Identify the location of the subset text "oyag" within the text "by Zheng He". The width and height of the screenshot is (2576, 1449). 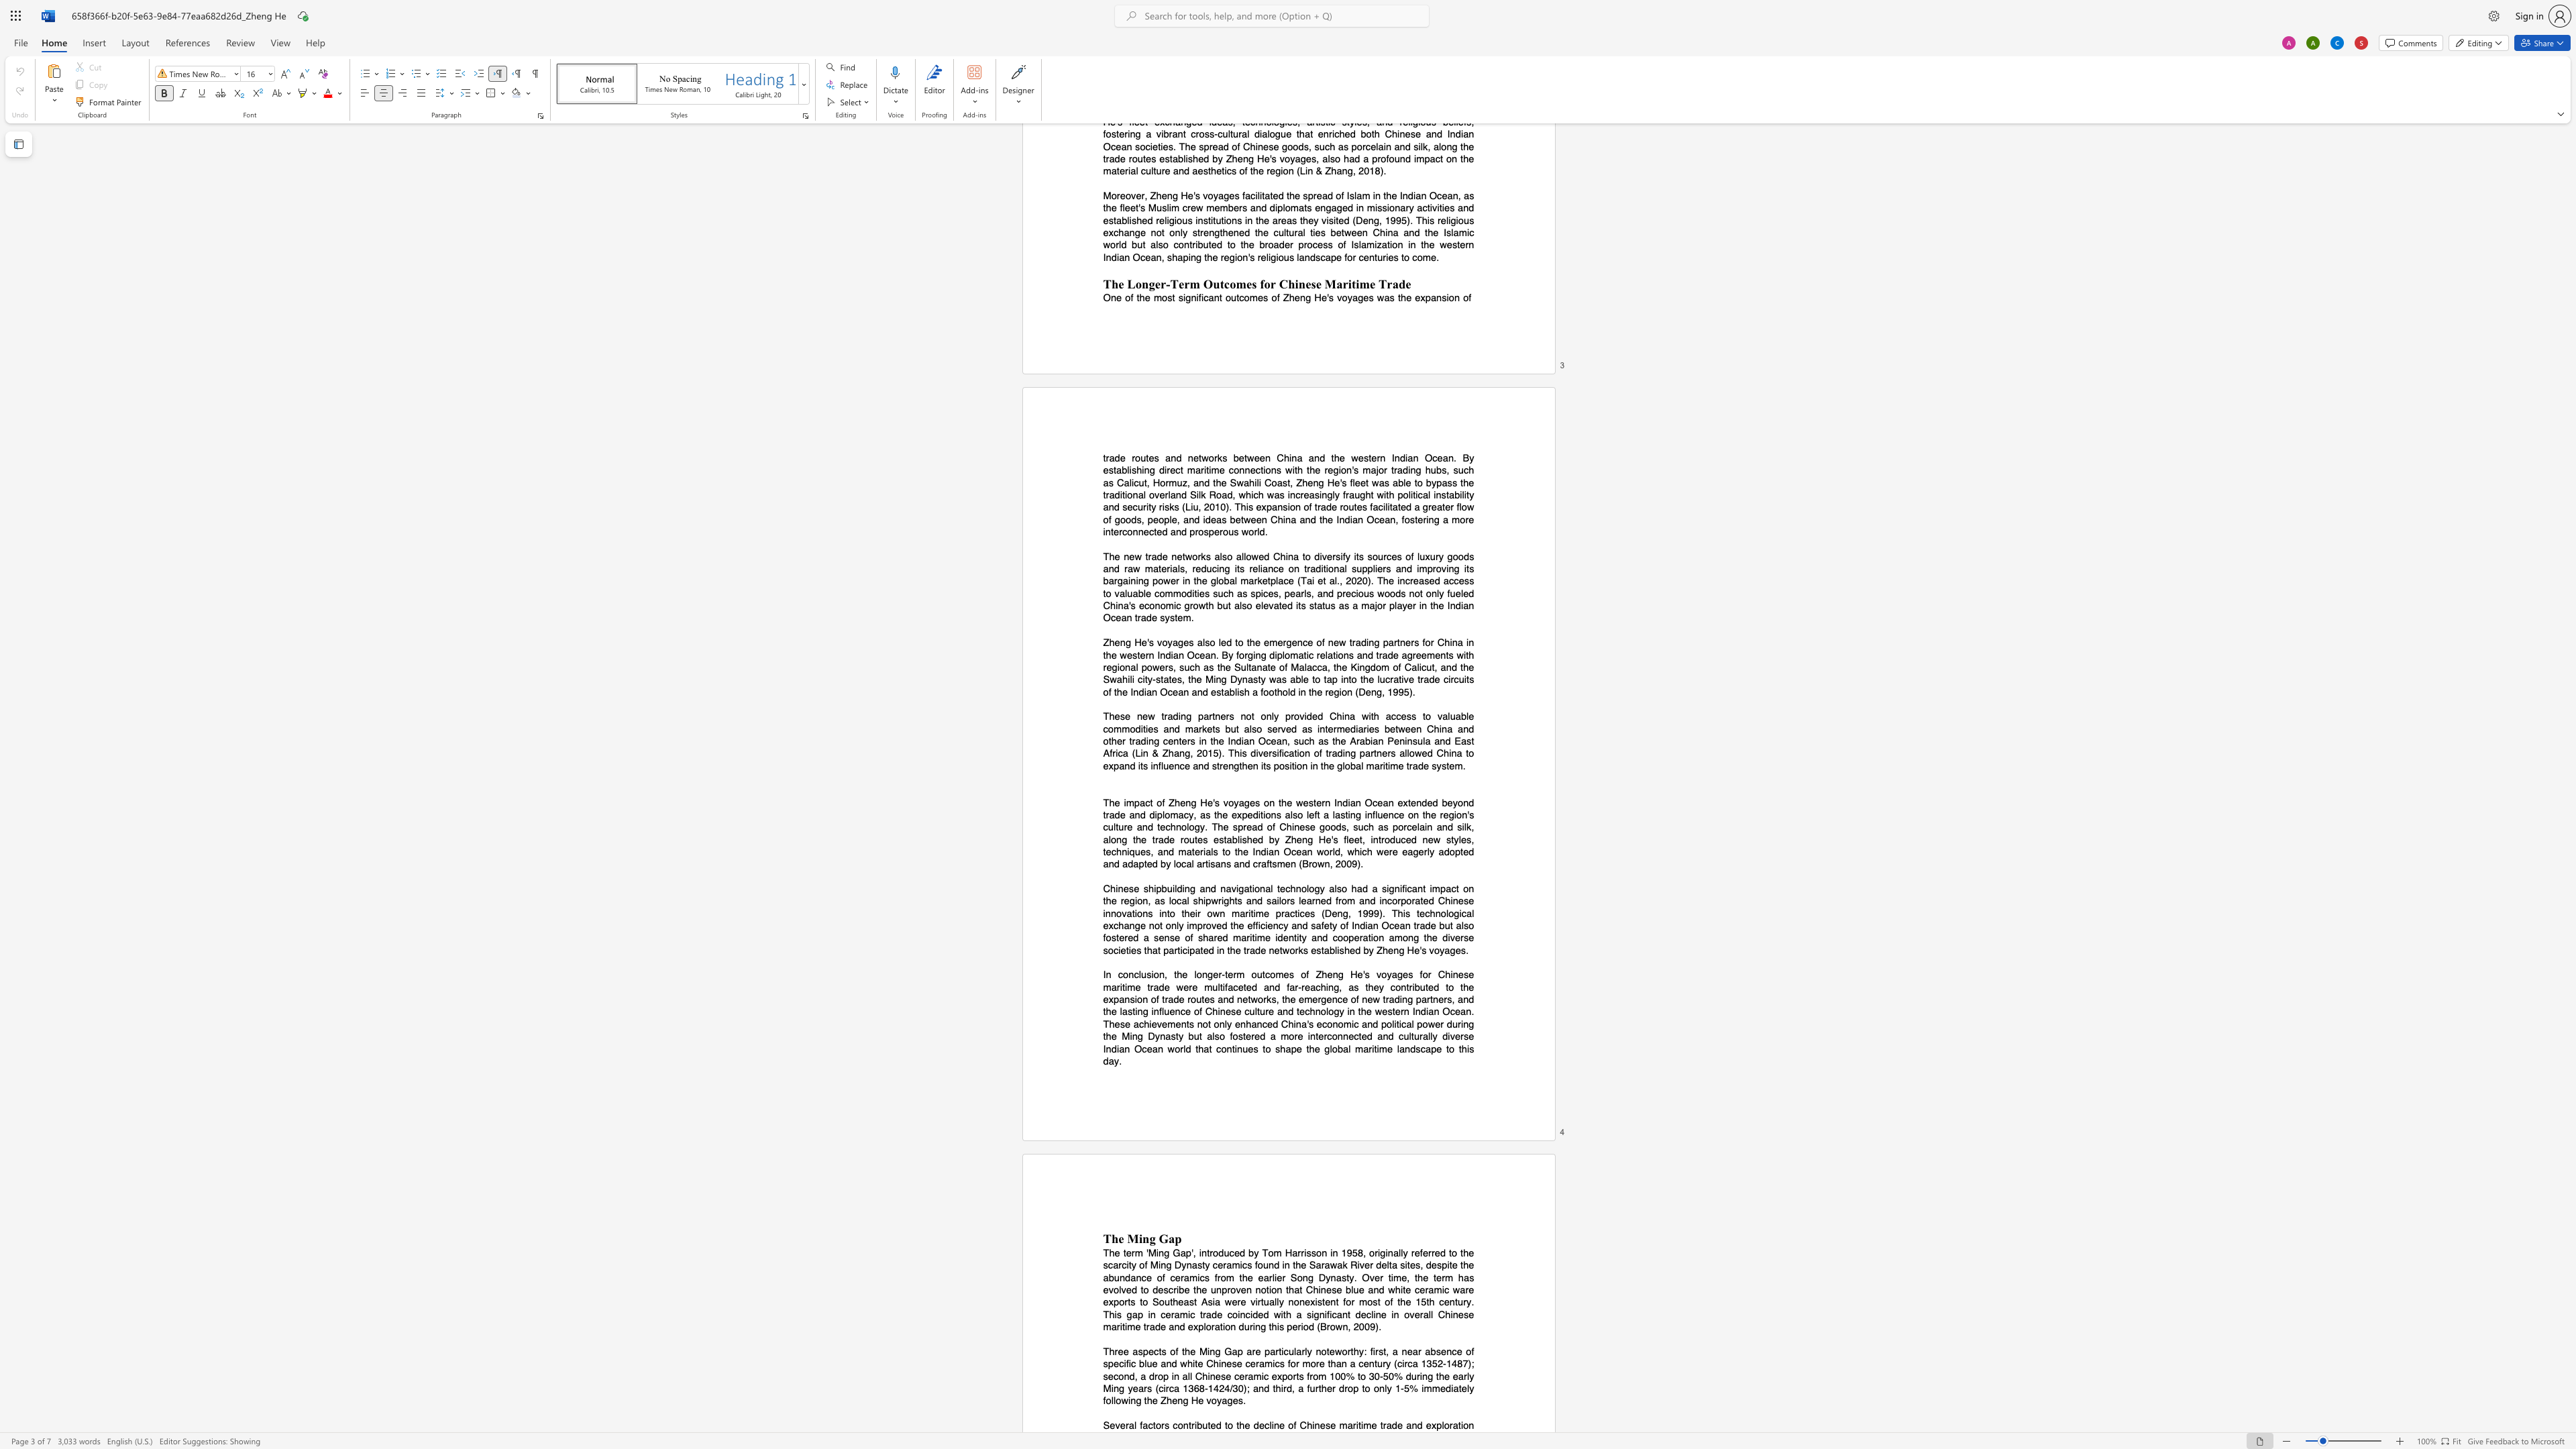
(1434, 949).